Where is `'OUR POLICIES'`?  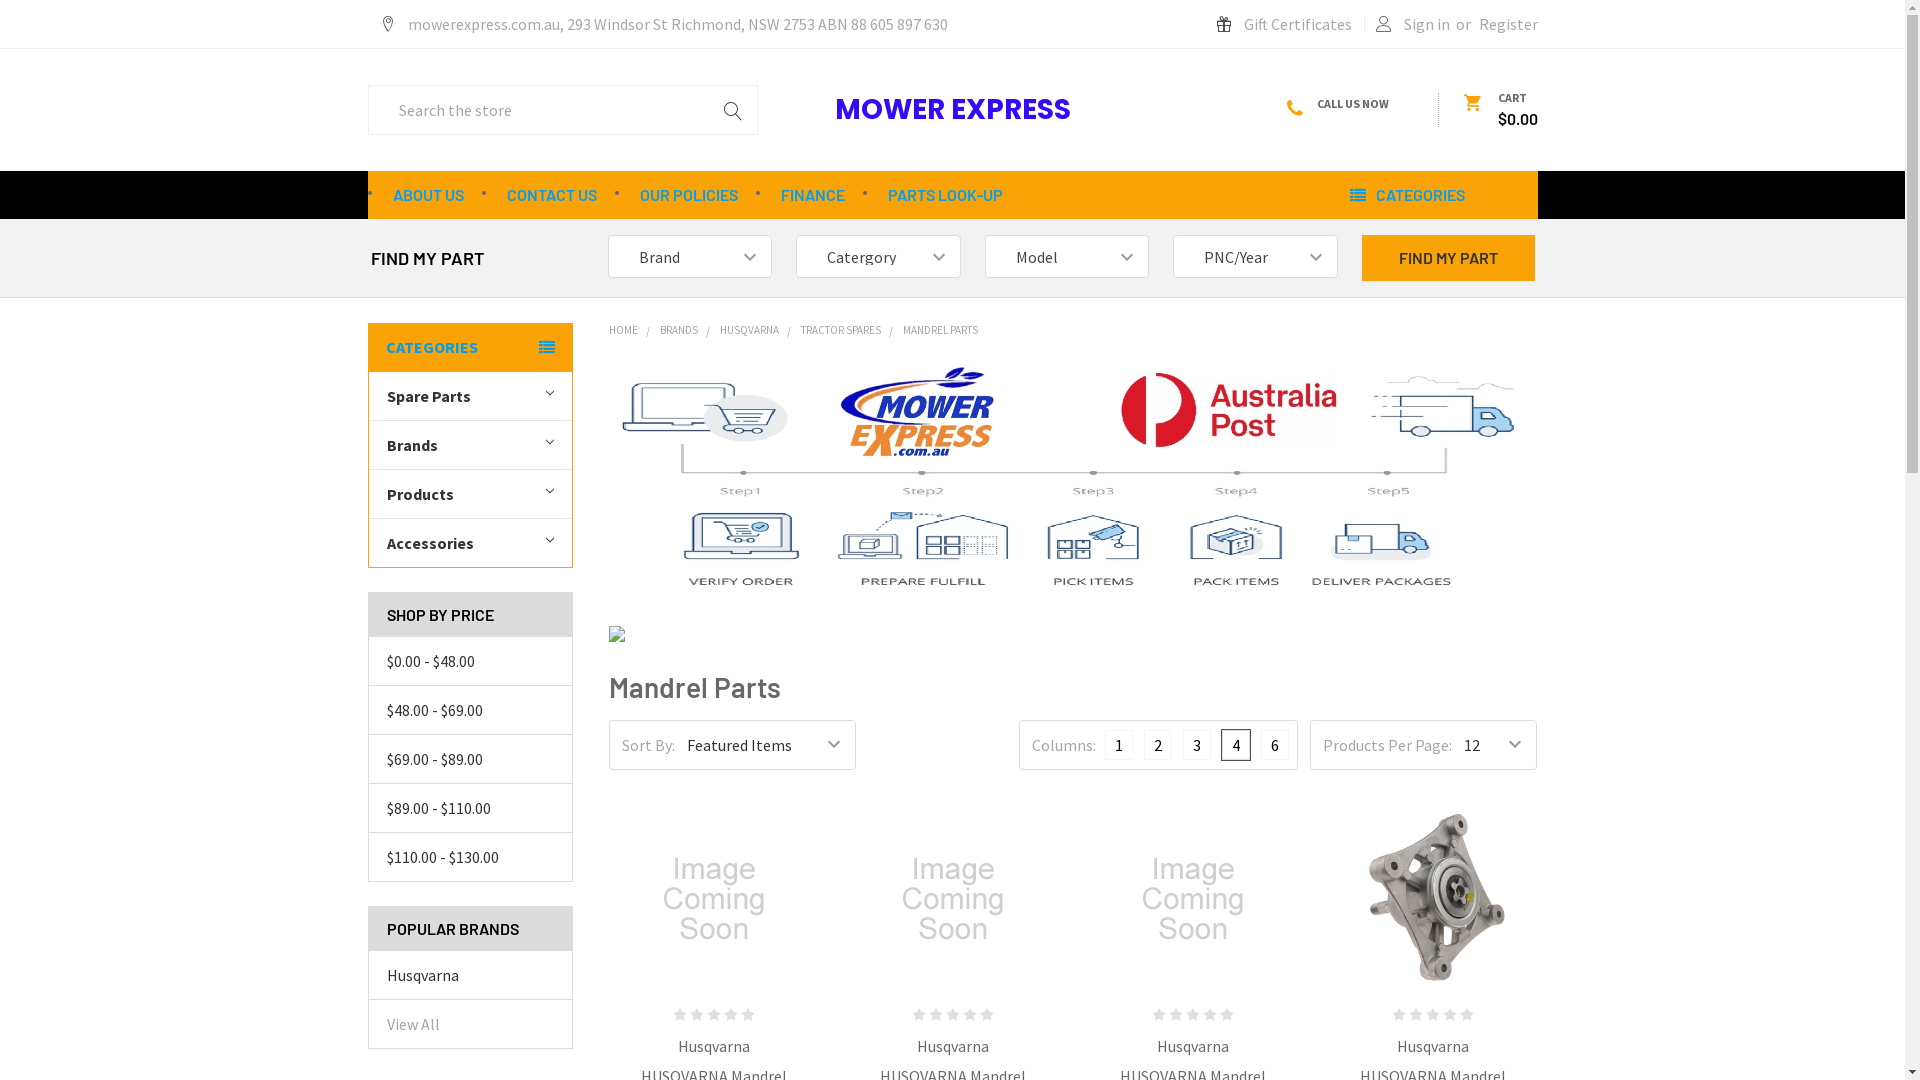
'OUR POLICIES' is located at coordinates (621, 195).